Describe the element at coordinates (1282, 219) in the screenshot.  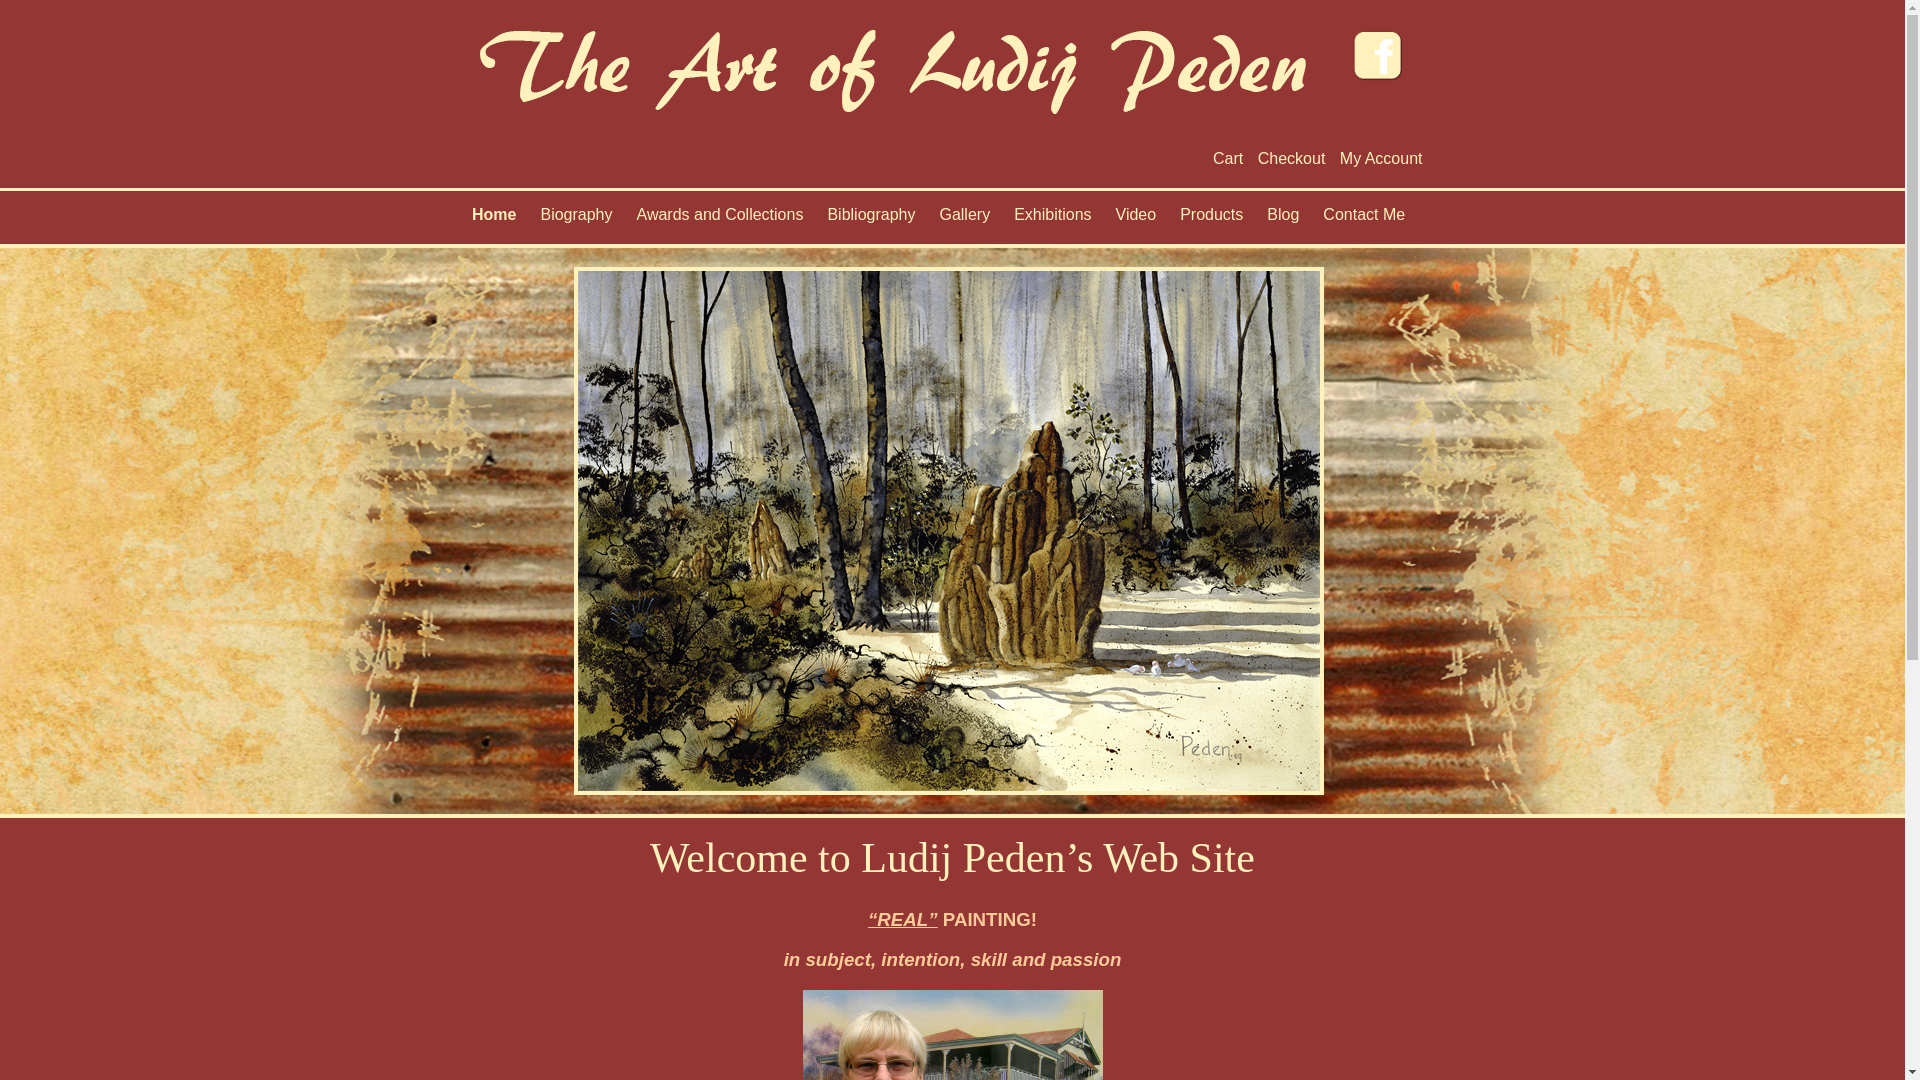
I see `'Blog'` at that location.